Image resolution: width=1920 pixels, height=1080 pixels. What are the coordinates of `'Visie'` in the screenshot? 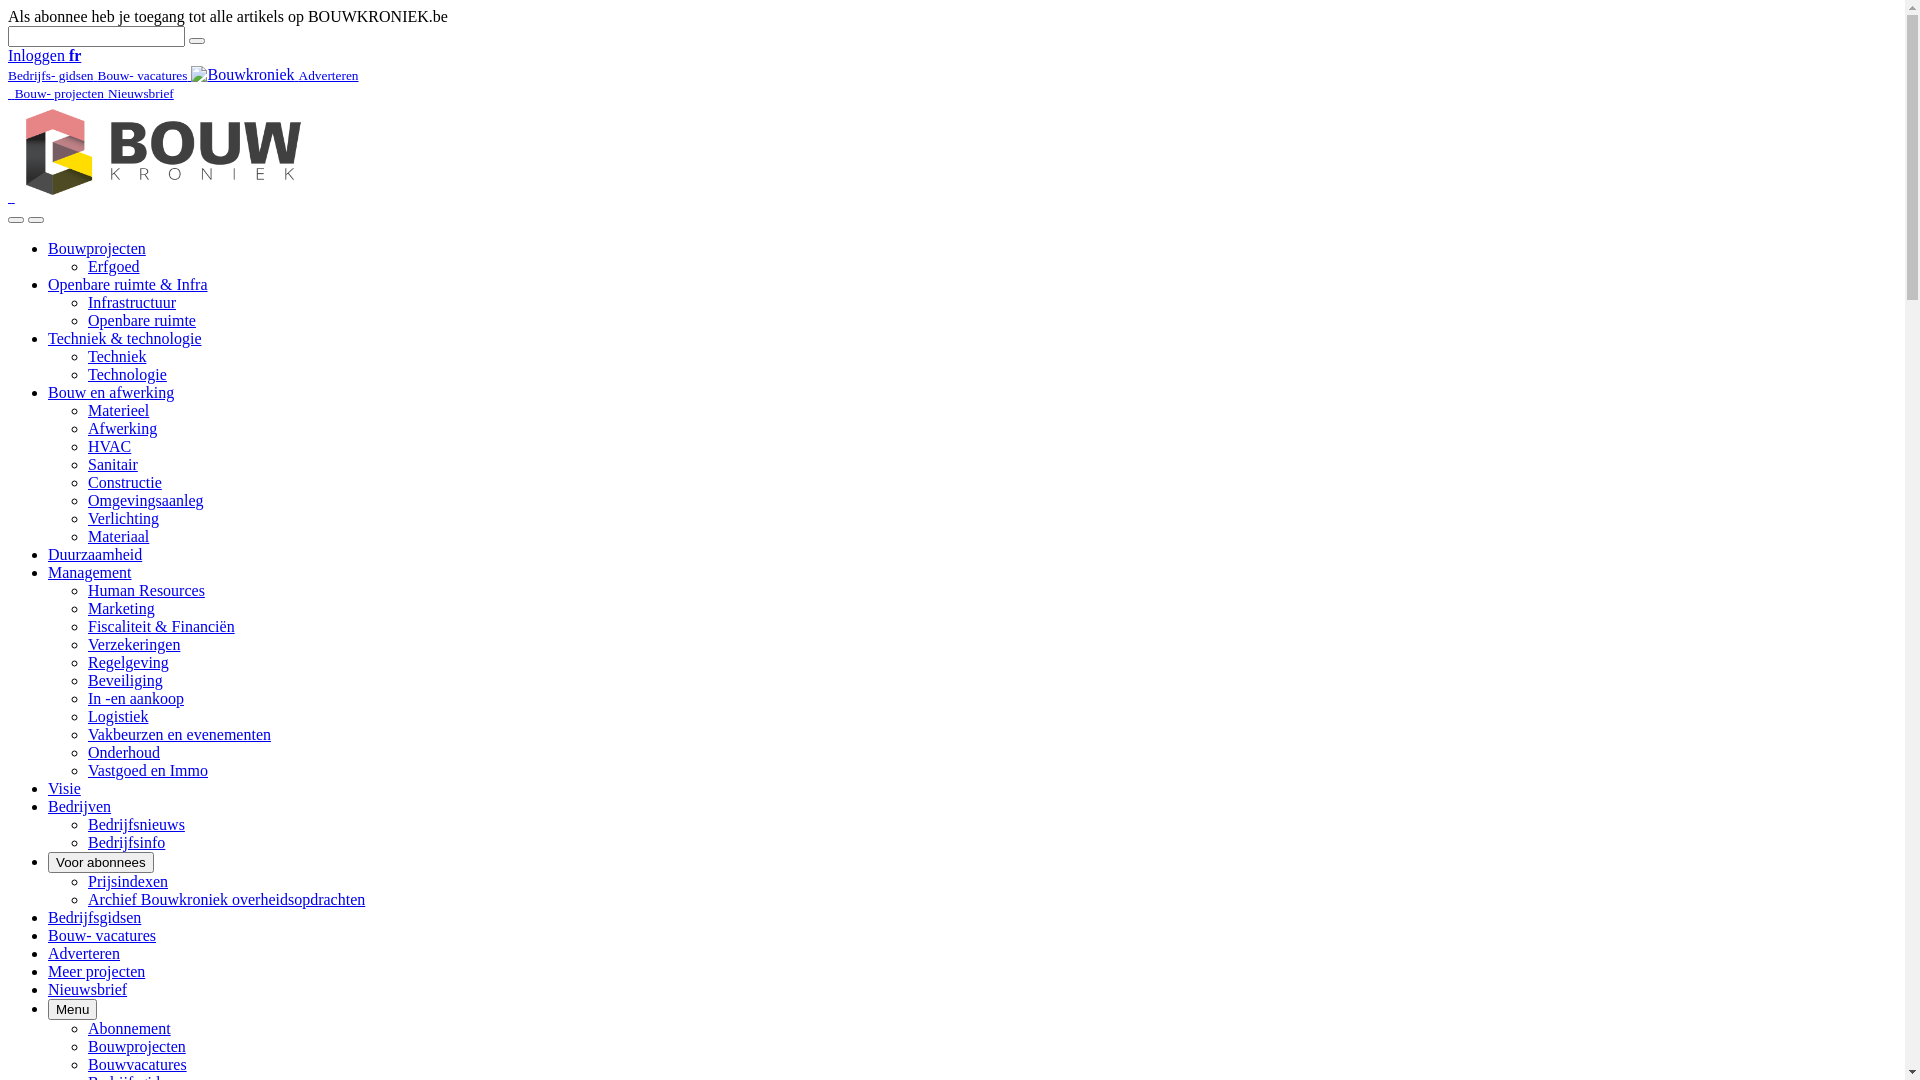 It's located at (64, 787).